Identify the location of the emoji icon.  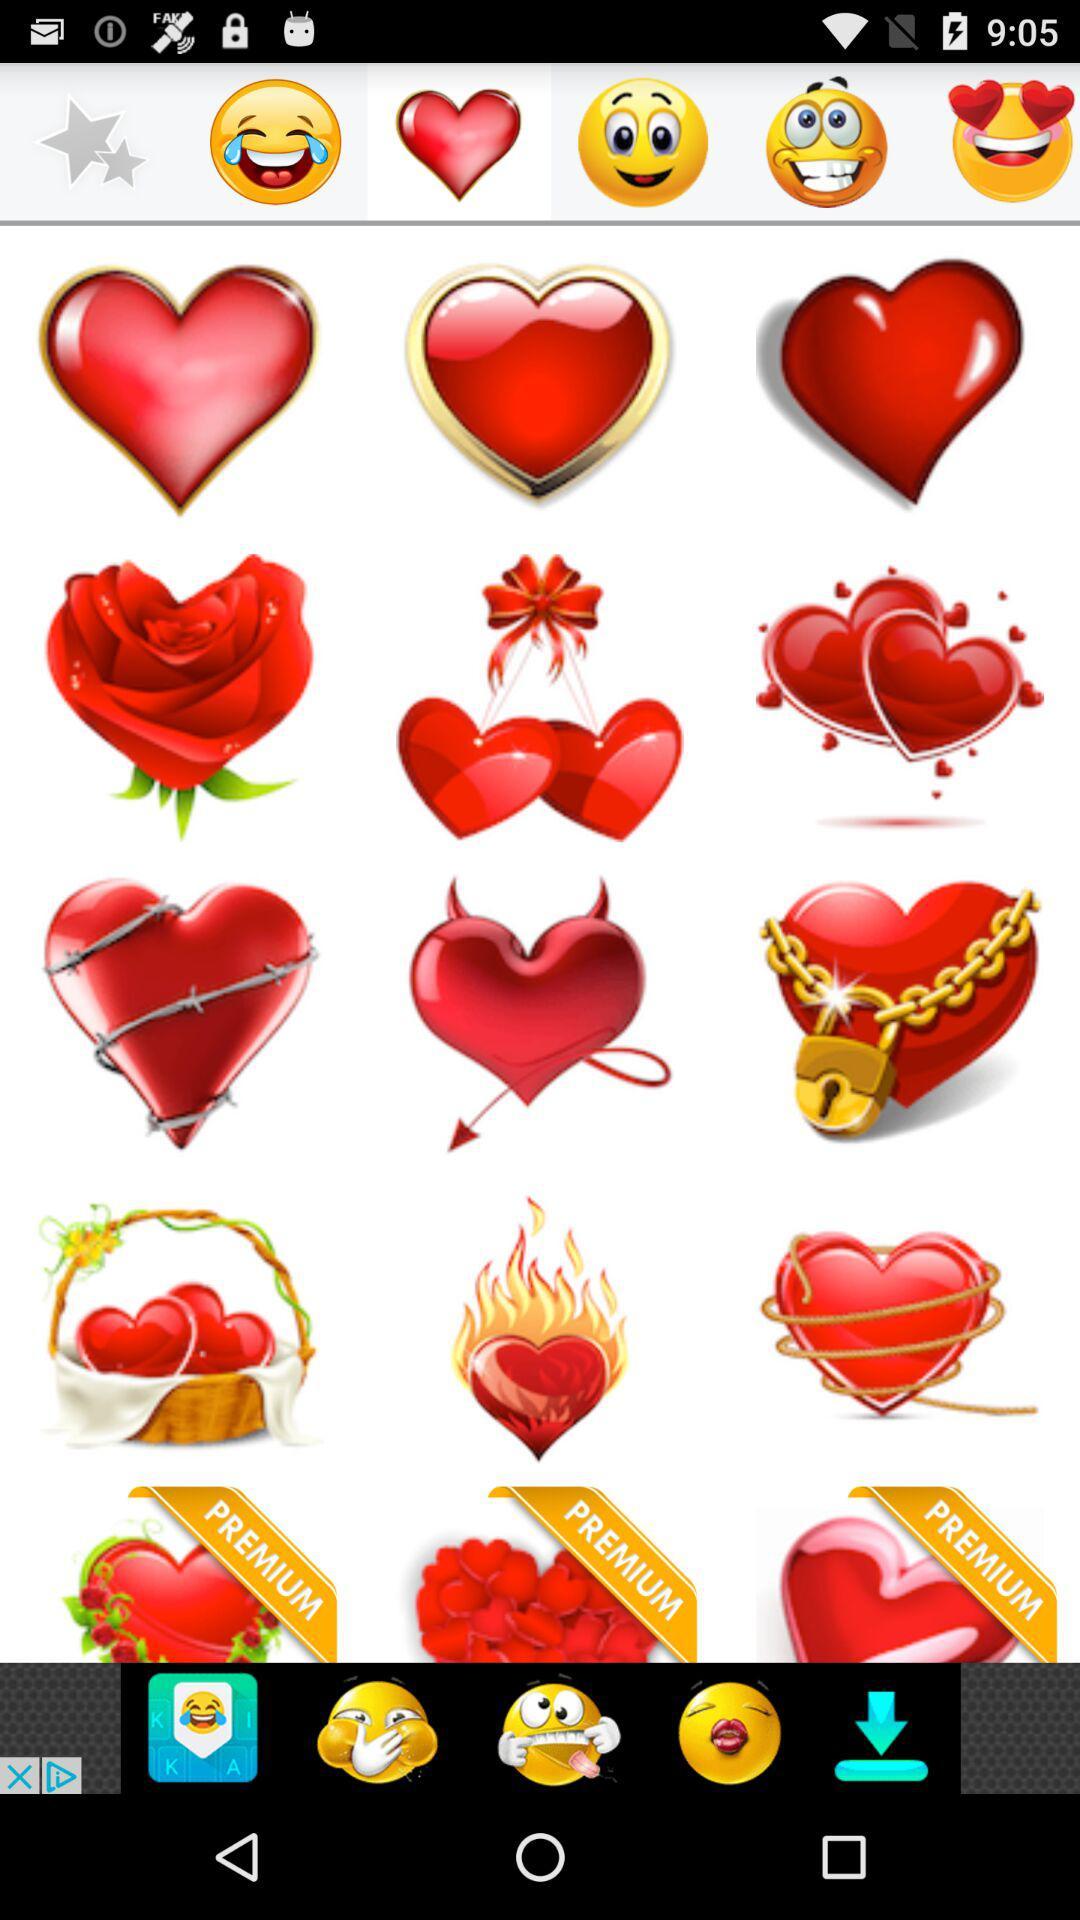
(275, 151).